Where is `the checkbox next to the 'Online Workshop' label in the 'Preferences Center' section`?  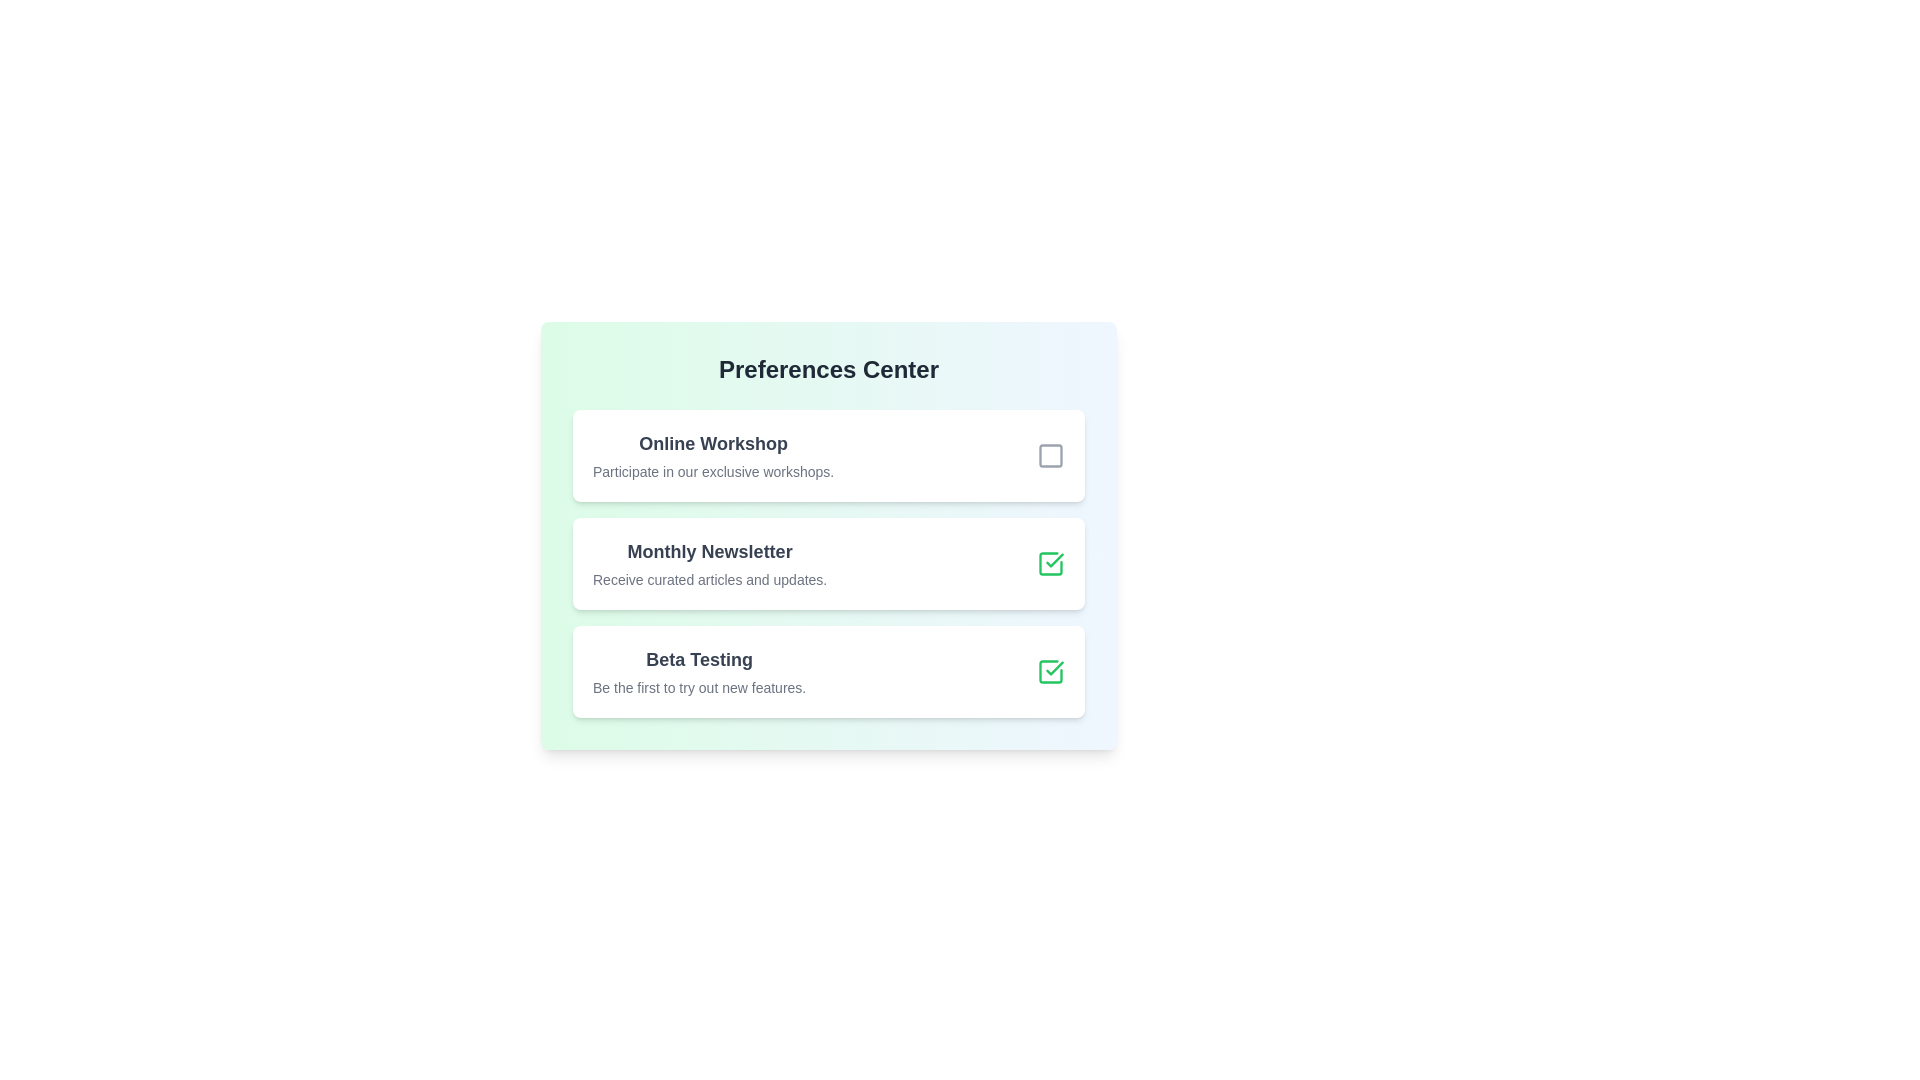
the checkbox next to the 'Online Workshop' label in the 'Preferences Center' section is located at coordinates (1050, 455).